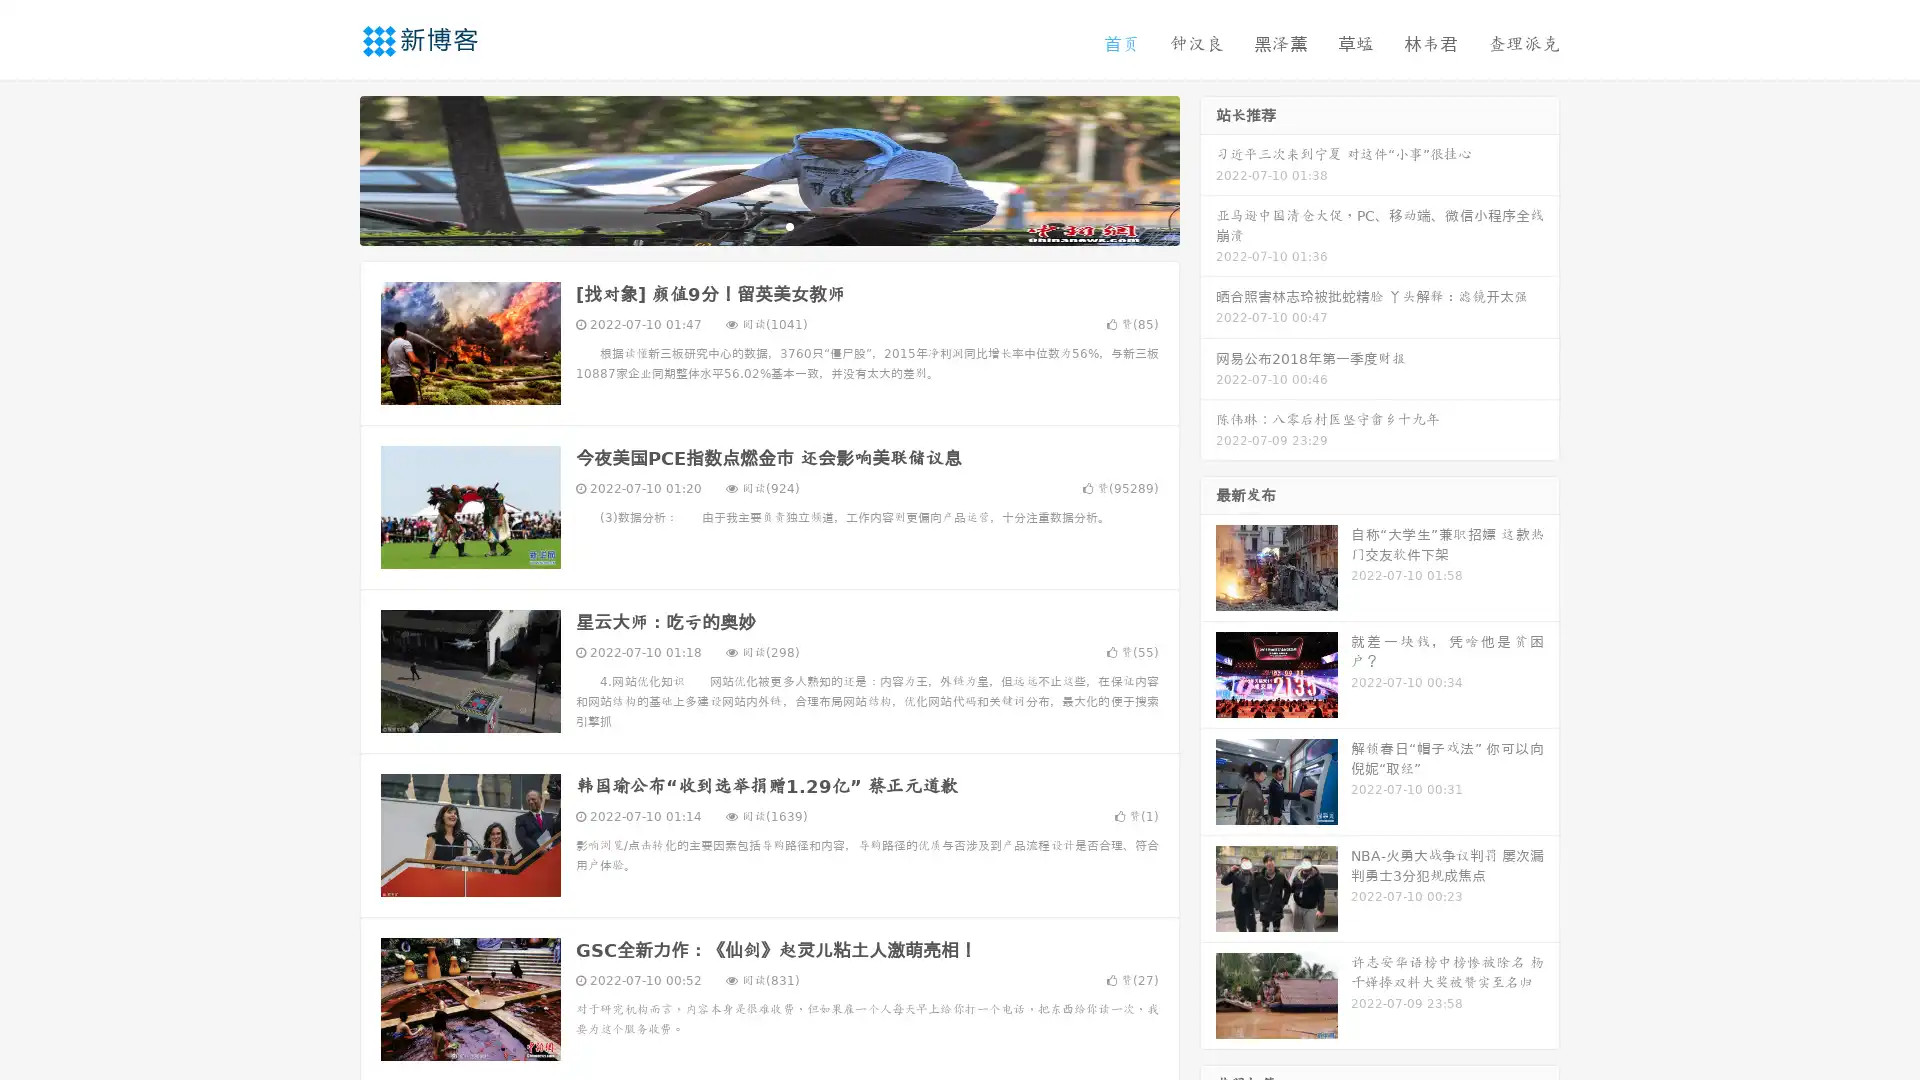 The height and width of the screenshot is (1080, 1920). What do you see at coordinates (1208, 168) in the screenshot?
I see `Next slide` at bounding box center [1208, 168].